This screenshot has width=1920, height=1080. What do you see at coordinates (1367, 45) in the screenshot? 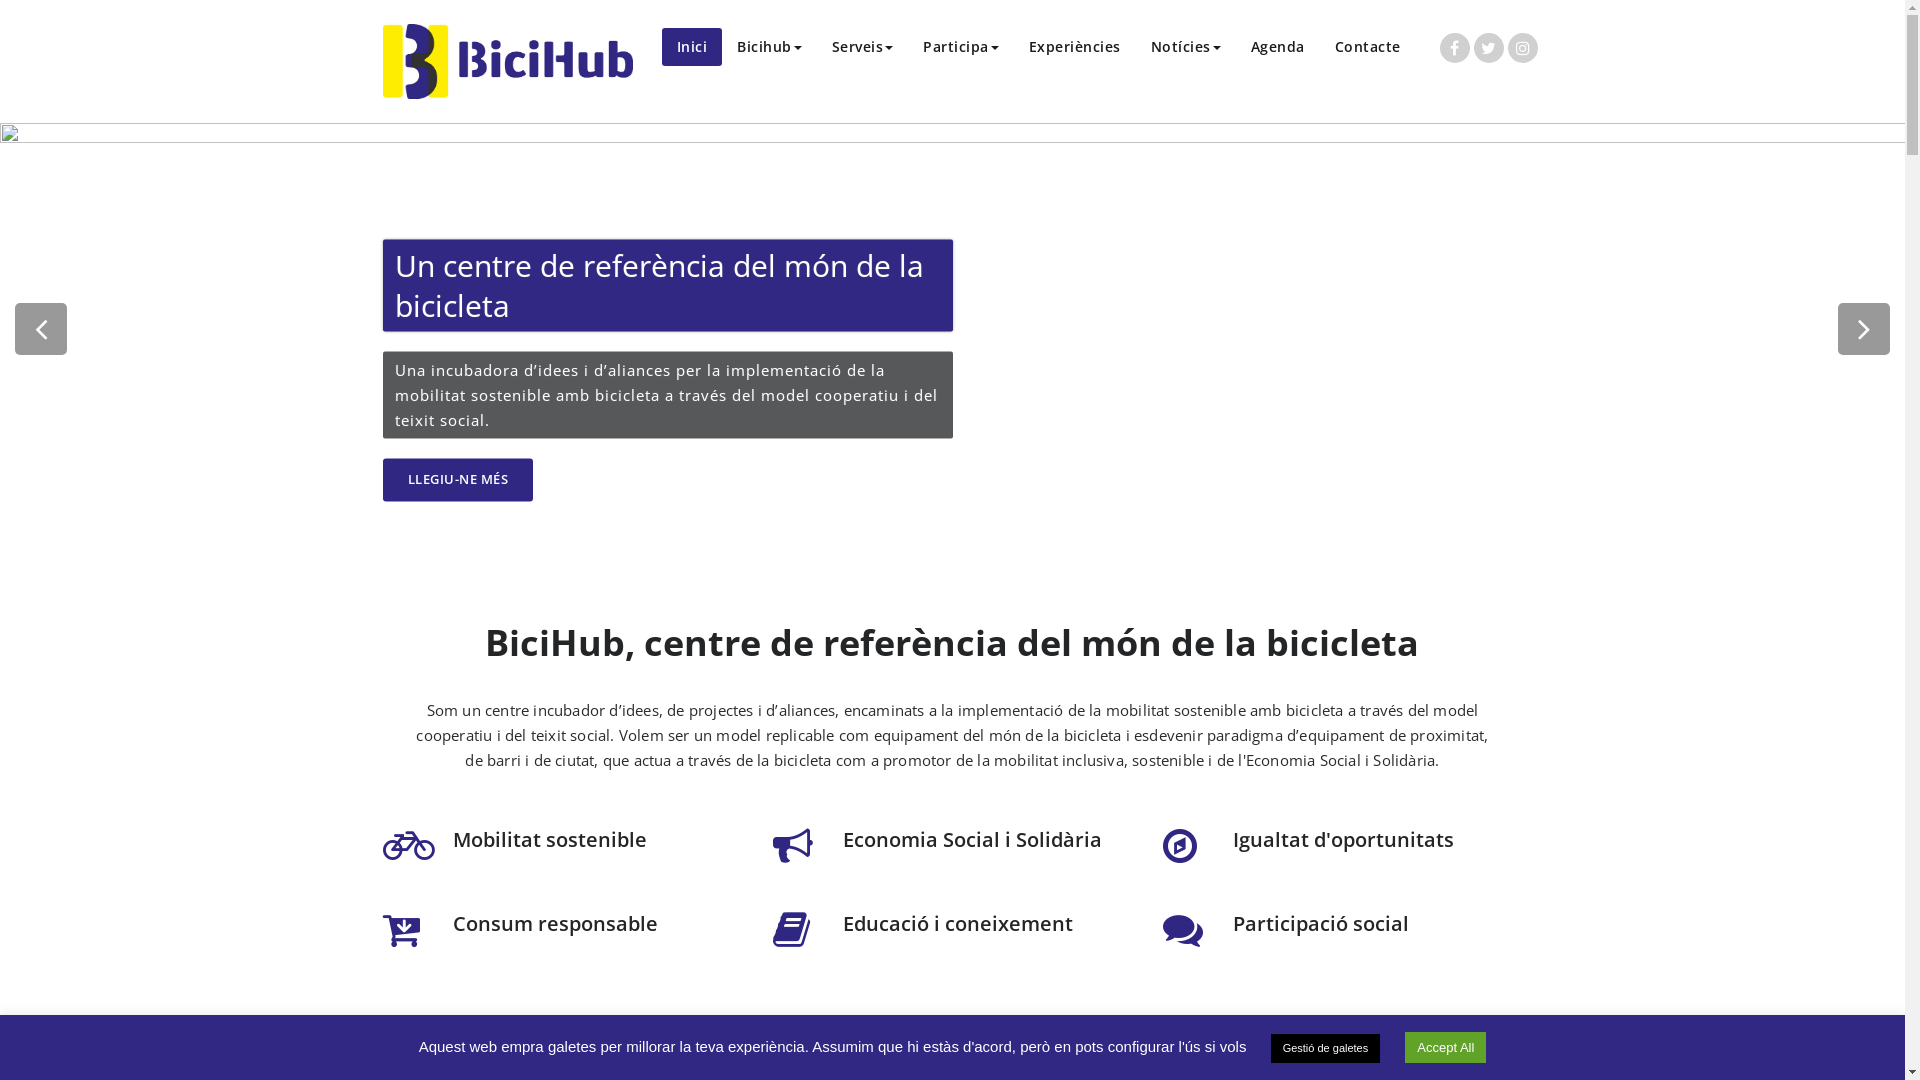
I see `'Contacte'` at bounding box center [1367, 45].